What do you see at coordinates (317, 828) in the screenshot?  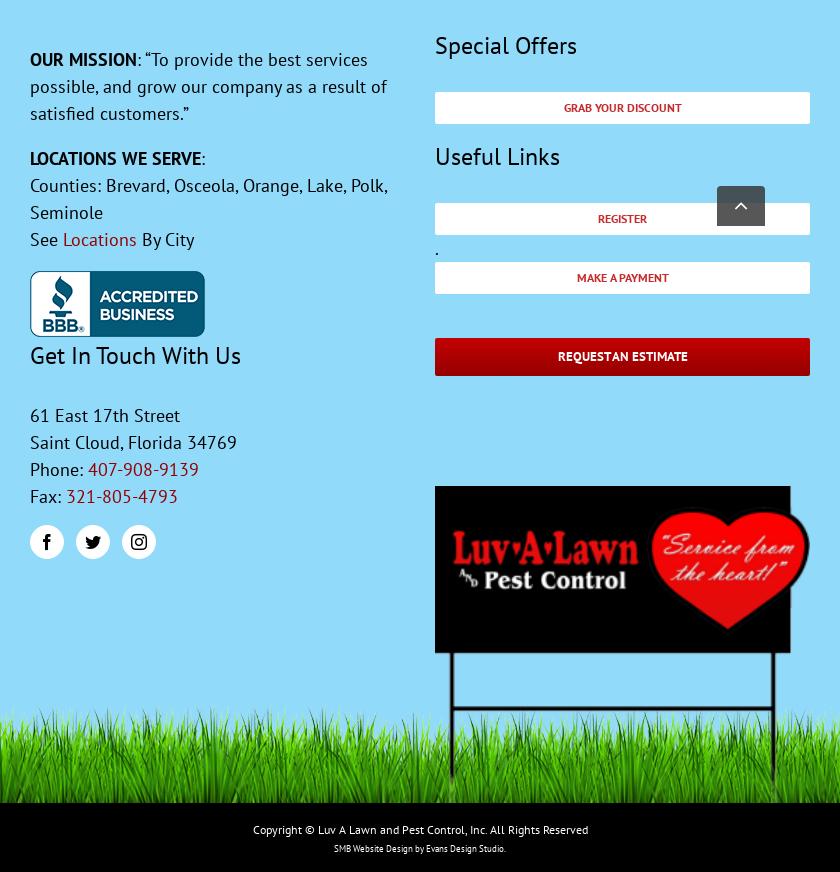 I see `'Luv A Lawn and Pest Control, Inc. All Rights Reserved'` at bounding box center [317, 828].